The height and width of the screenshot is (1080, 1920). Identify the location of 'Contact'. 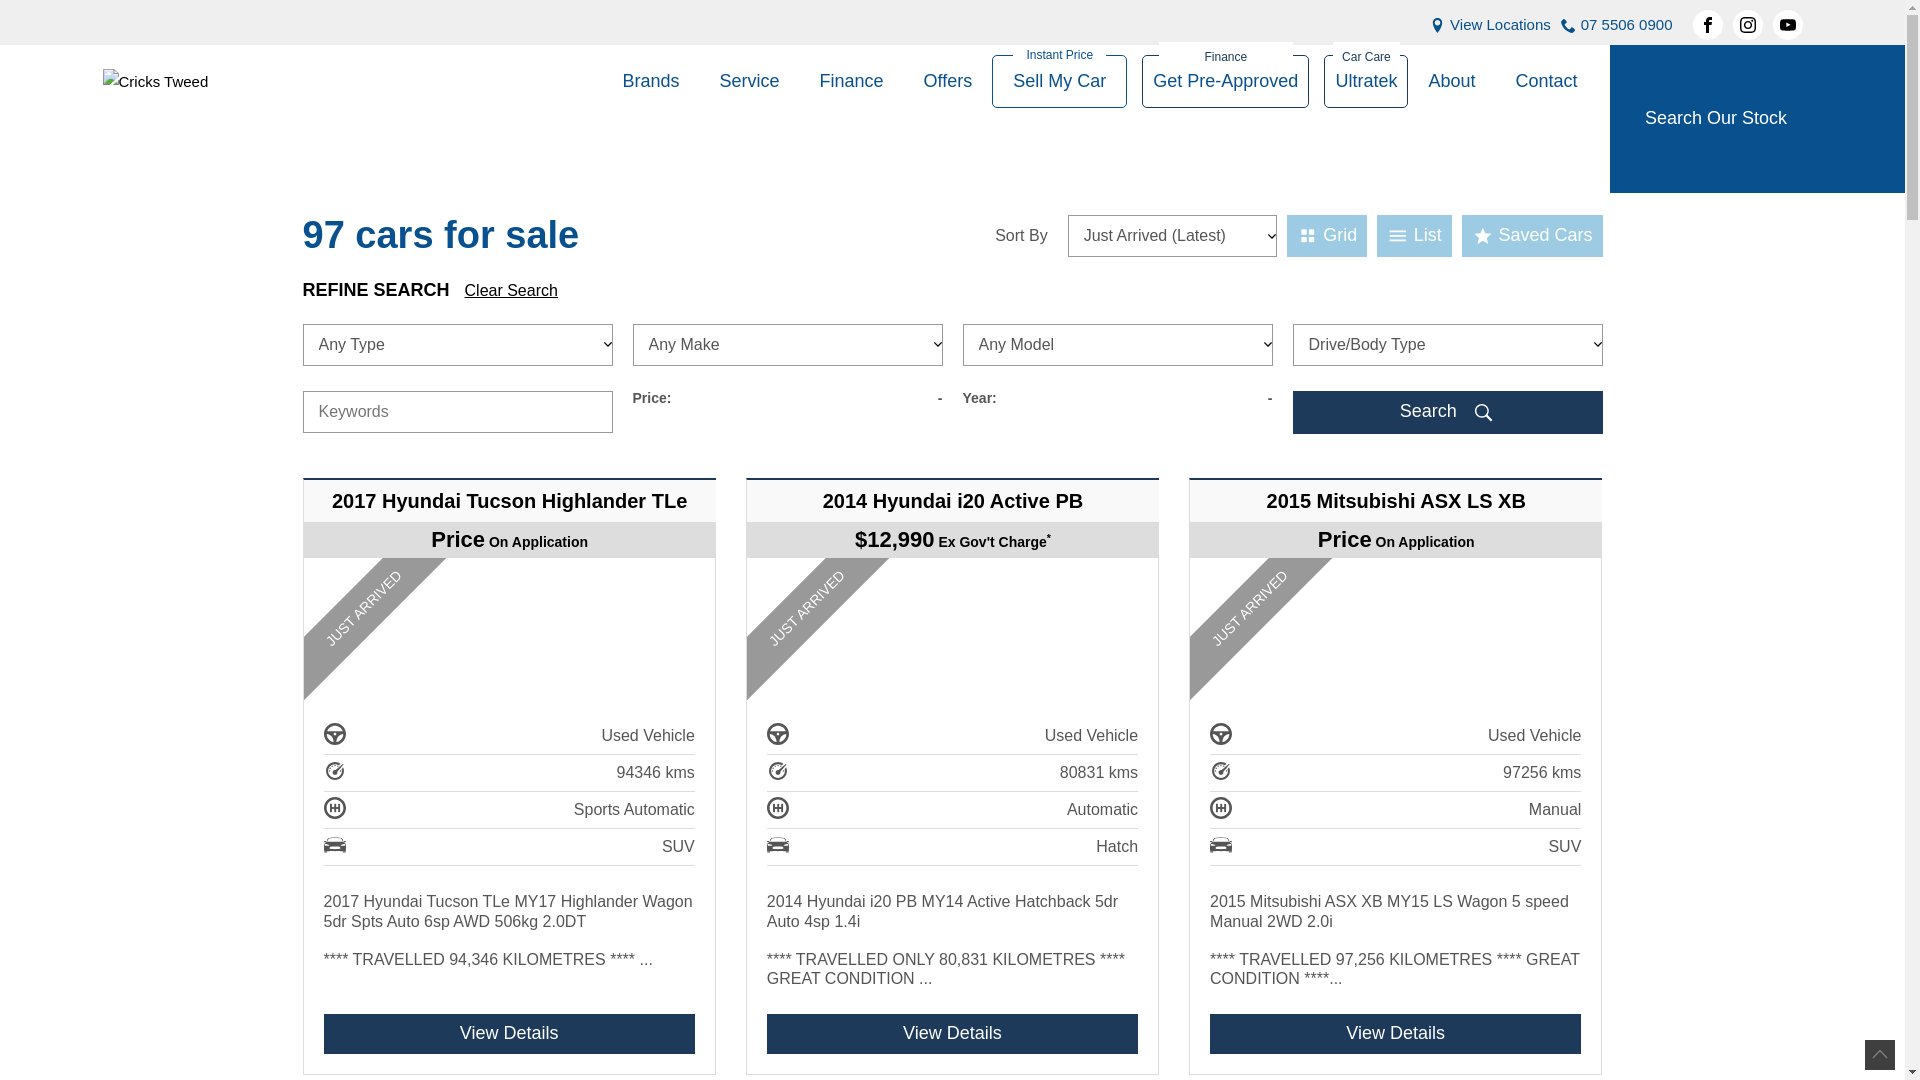
(1535, 80).